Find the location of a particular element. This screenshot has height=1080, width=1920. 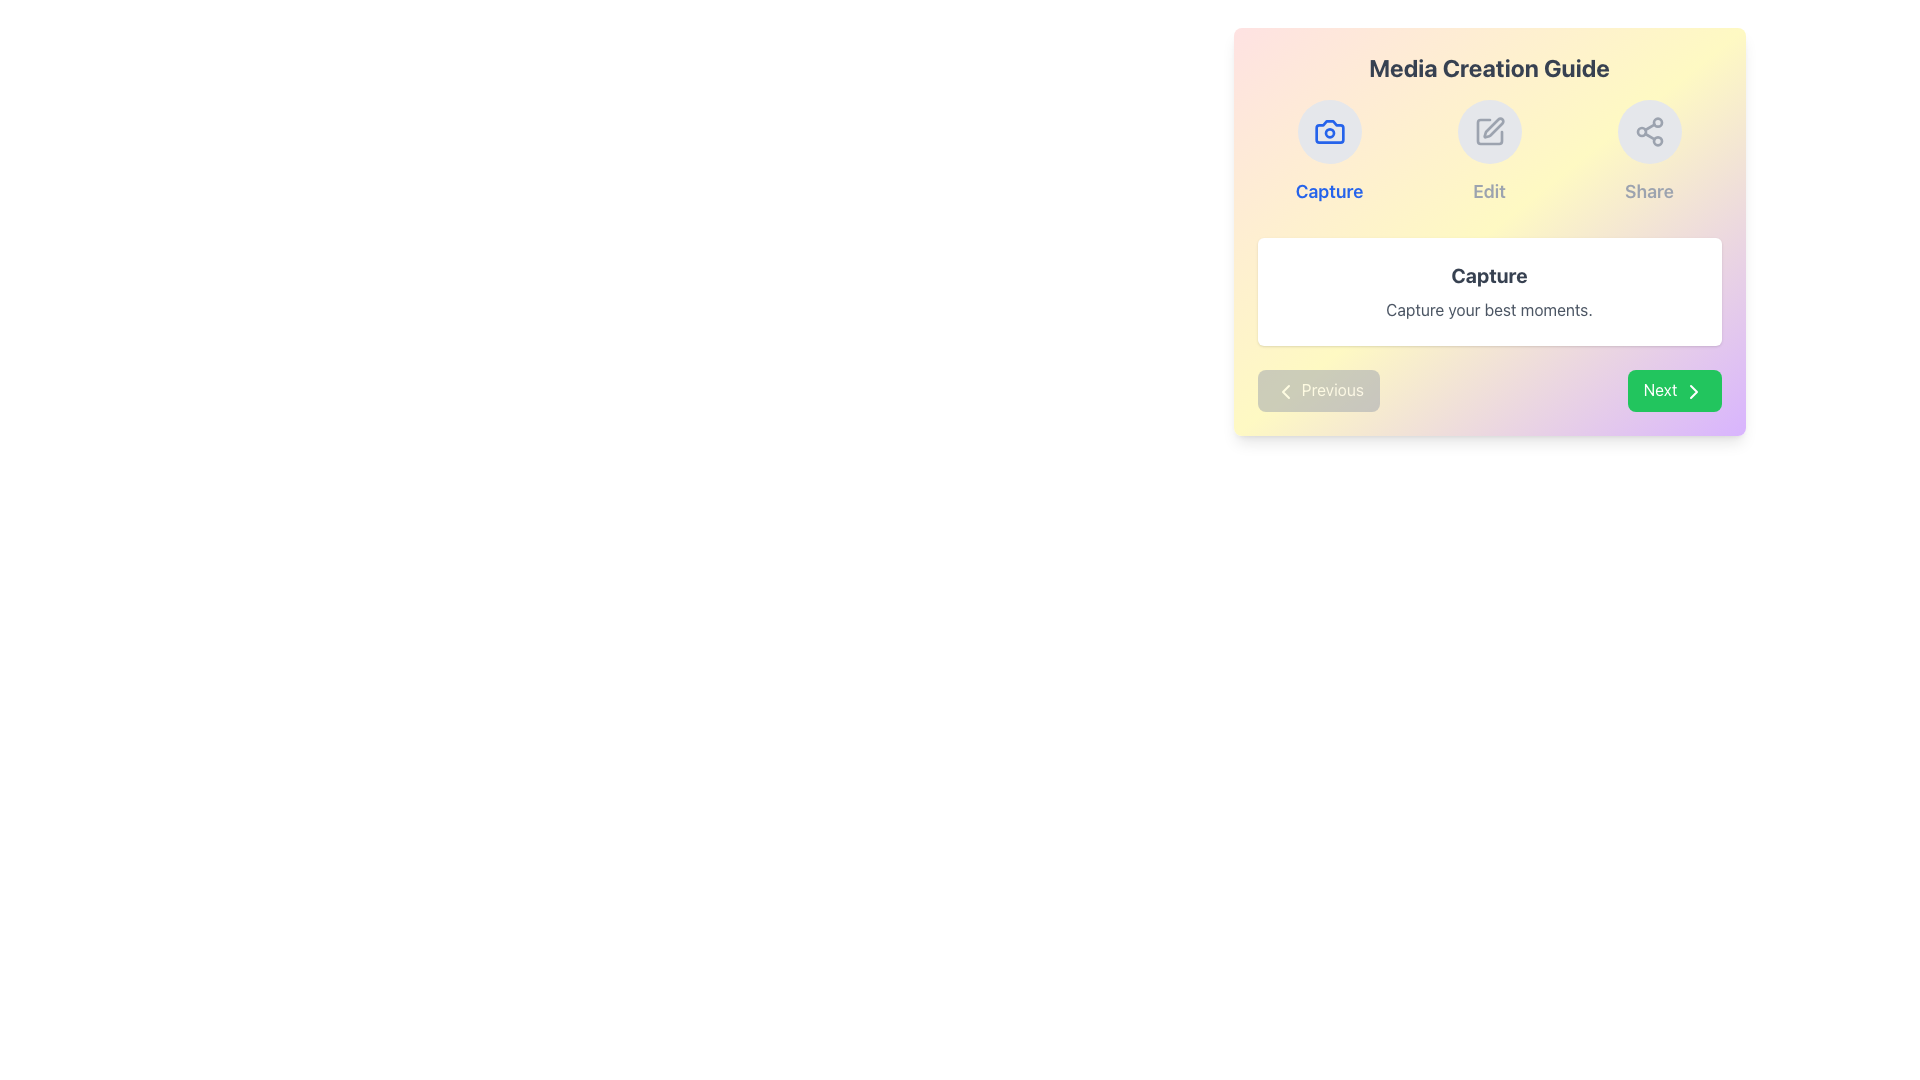

the Capture icon button, which is a circular gray icon with a blue camera glyph, located at the top section of the Media Creation Guide interface is located at coordinates (1329, 131).